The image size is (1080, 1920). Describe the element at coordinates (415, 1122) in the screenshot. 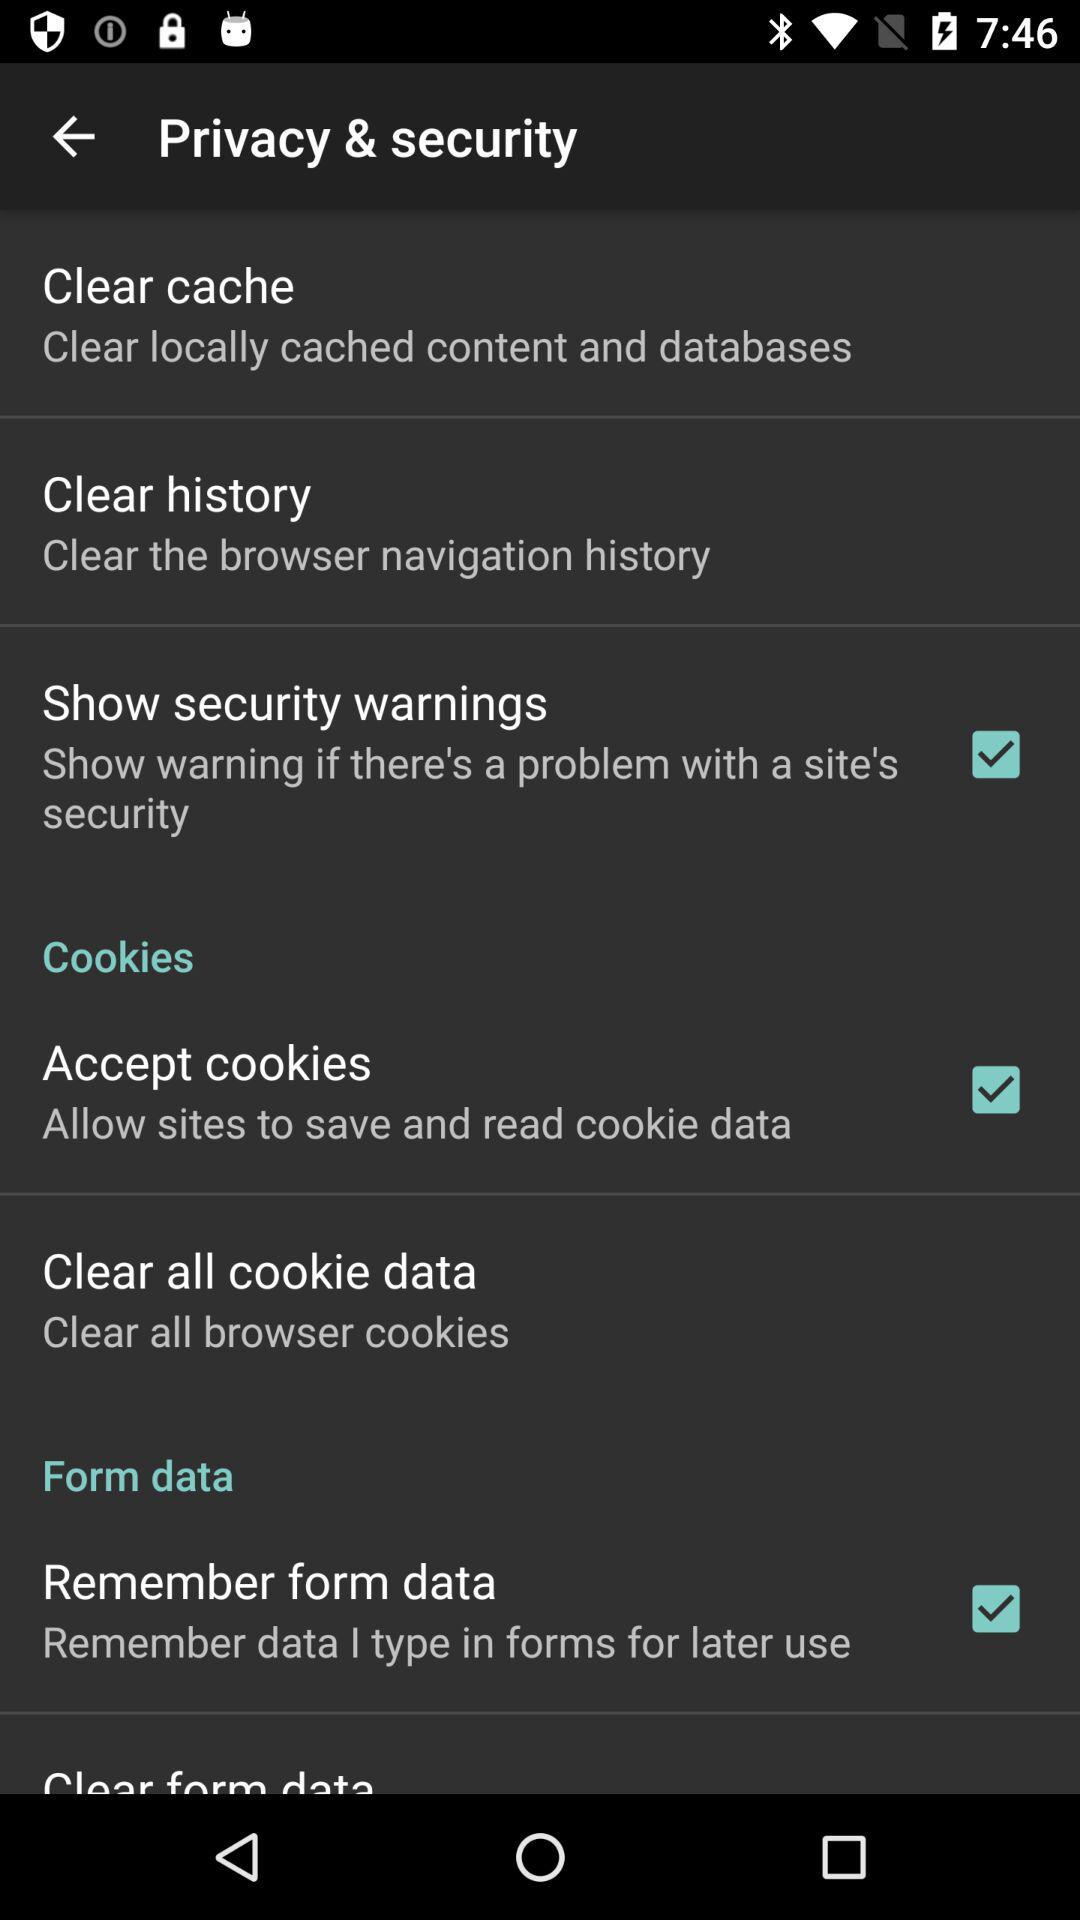

I see `icon above the clear all cookie icon` at that location.